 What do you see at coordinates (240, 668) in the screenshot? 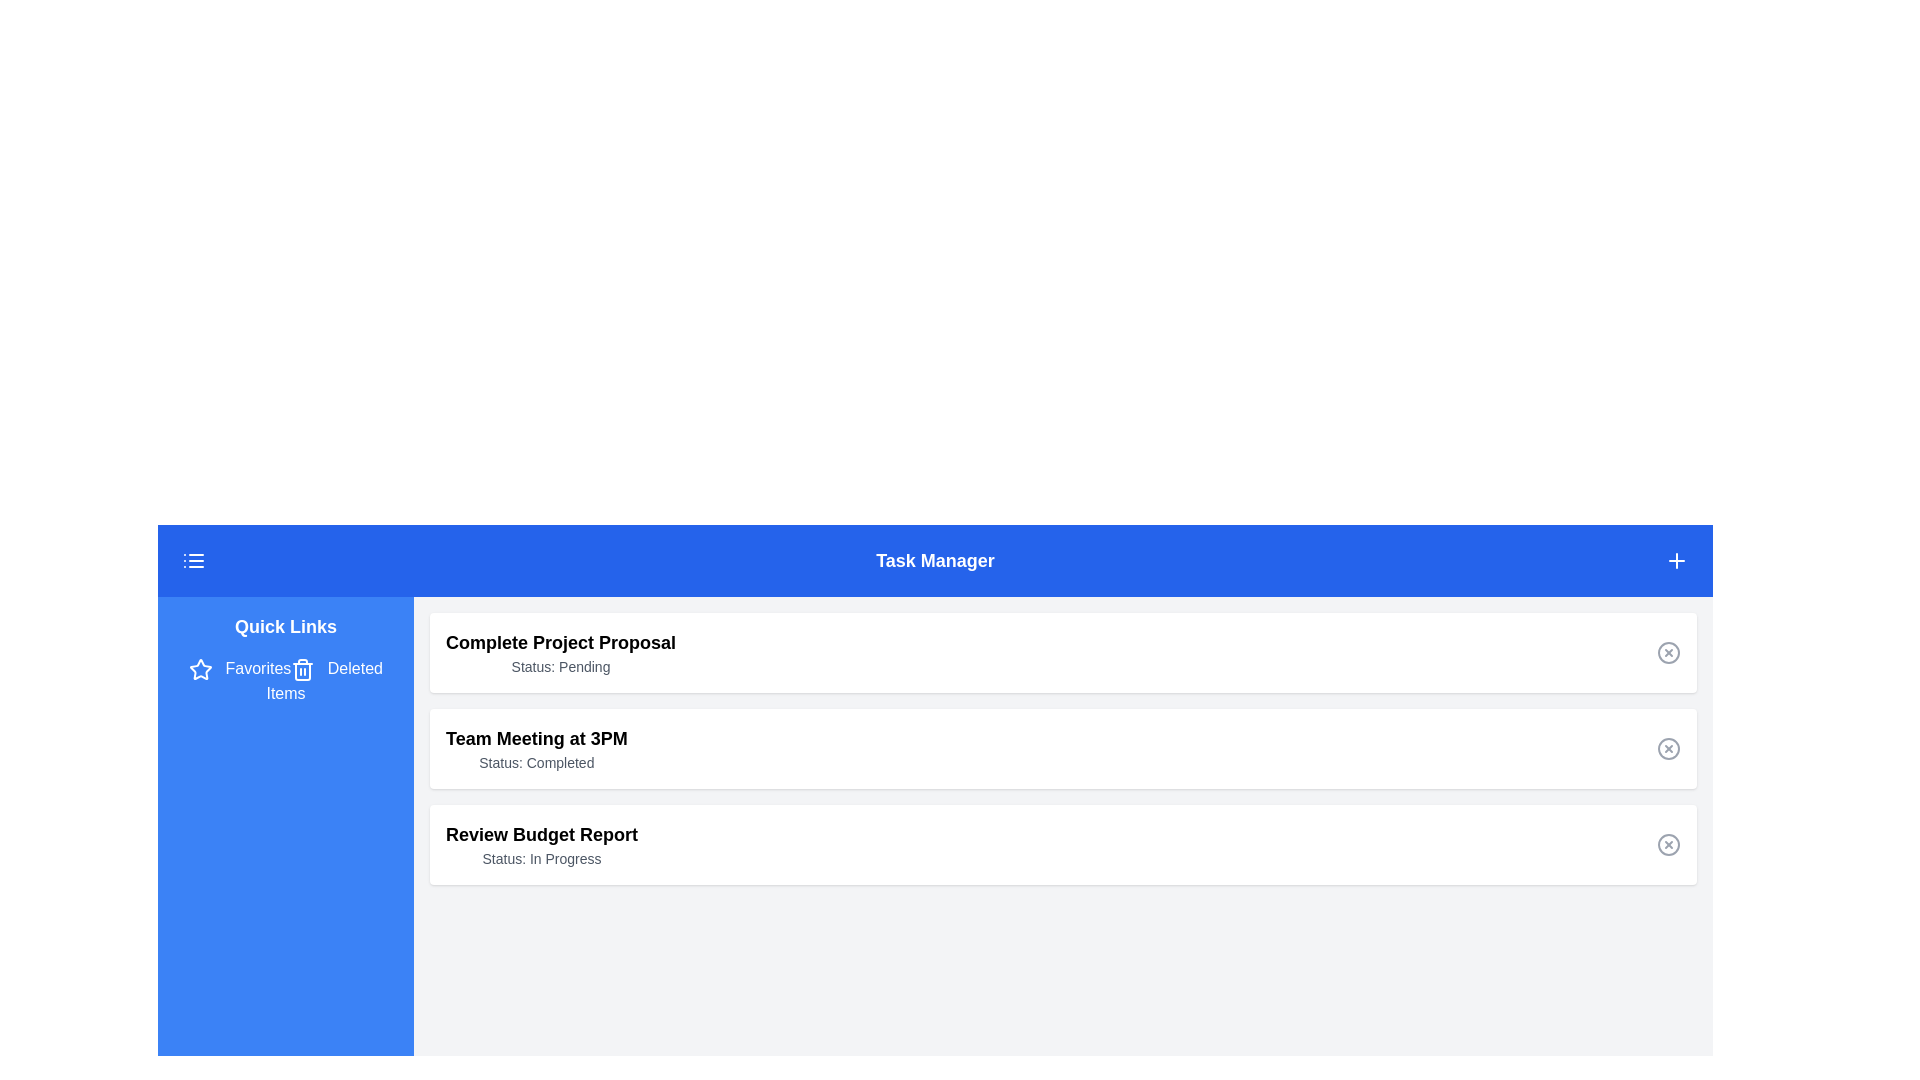
I see `the 'Favorites' hyperlink with a star icon located in the left-hand sidebar under 'Quick Links'` at bounding box center [240, 668].